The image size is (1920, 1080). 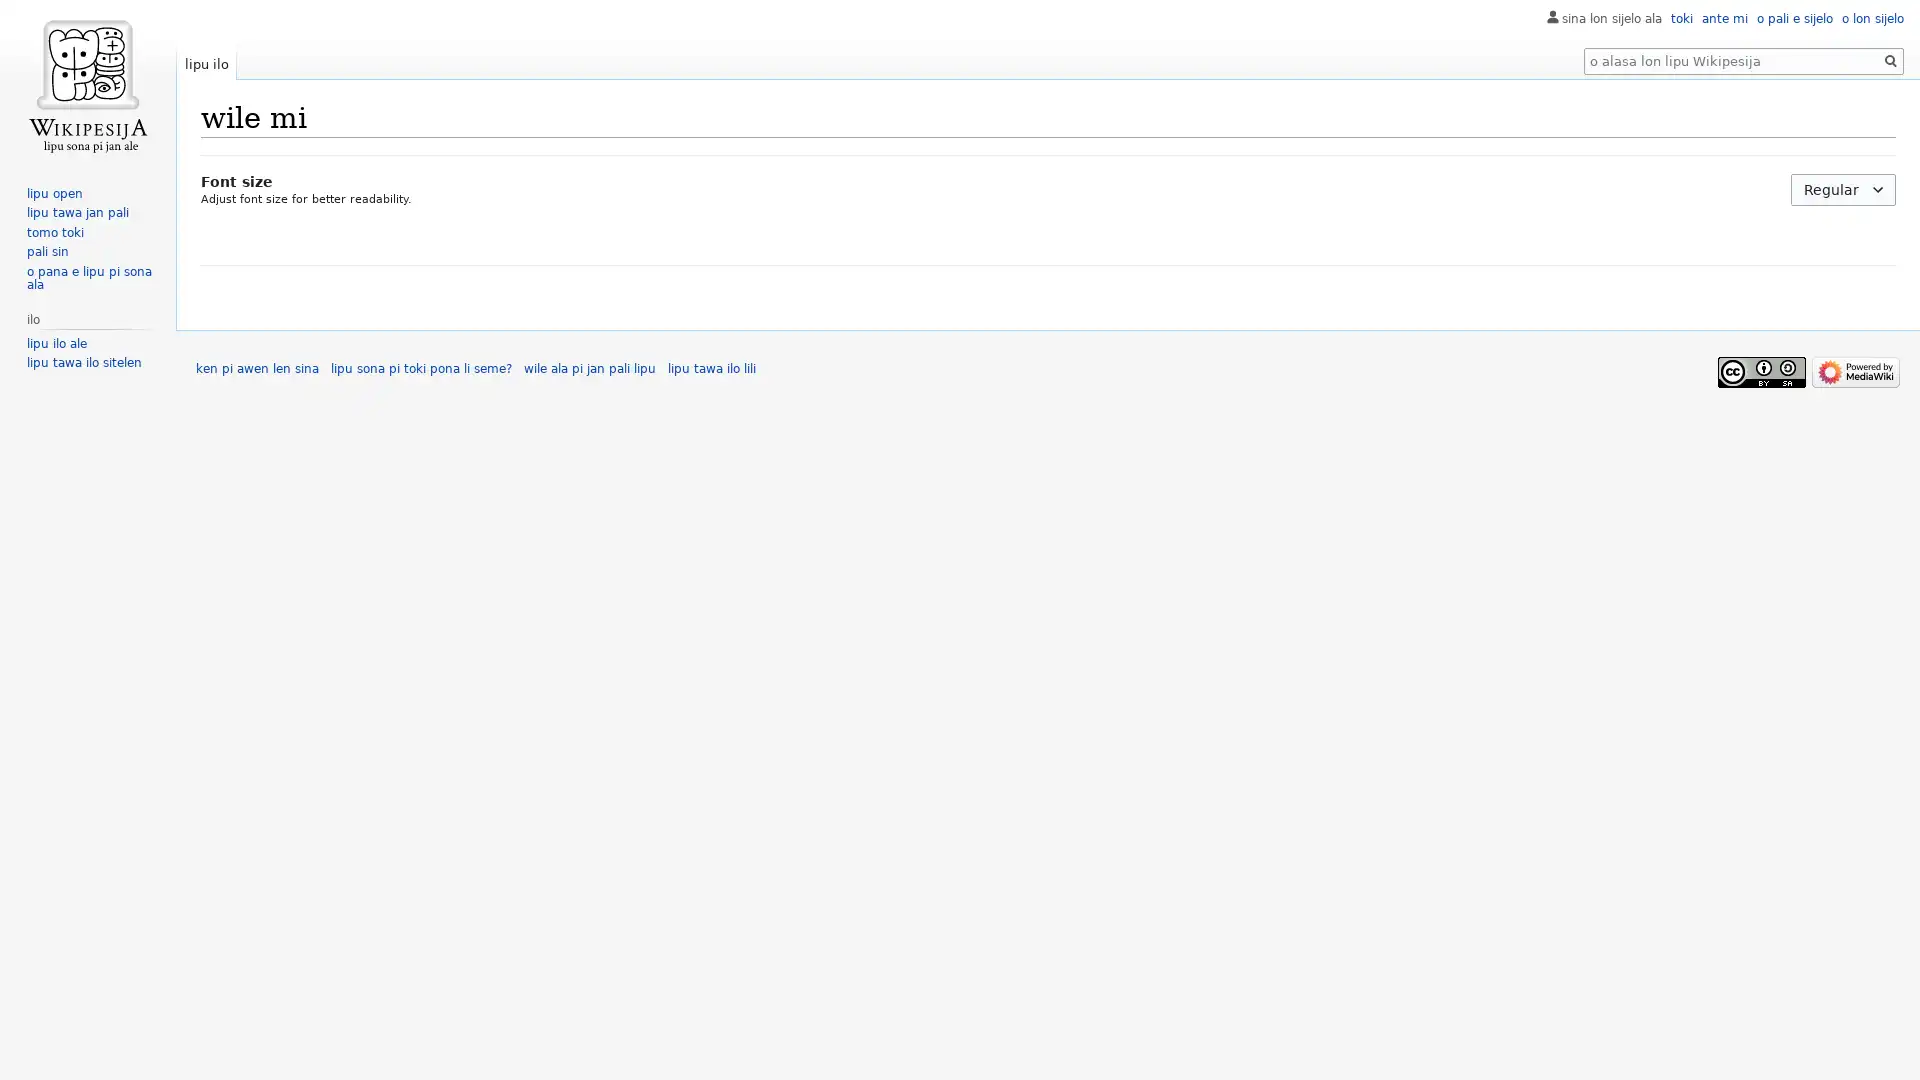 What do you see at coordinates (1890, 60) in the screenshot?
I see `o alasa` at bounding box center [1890, 60].